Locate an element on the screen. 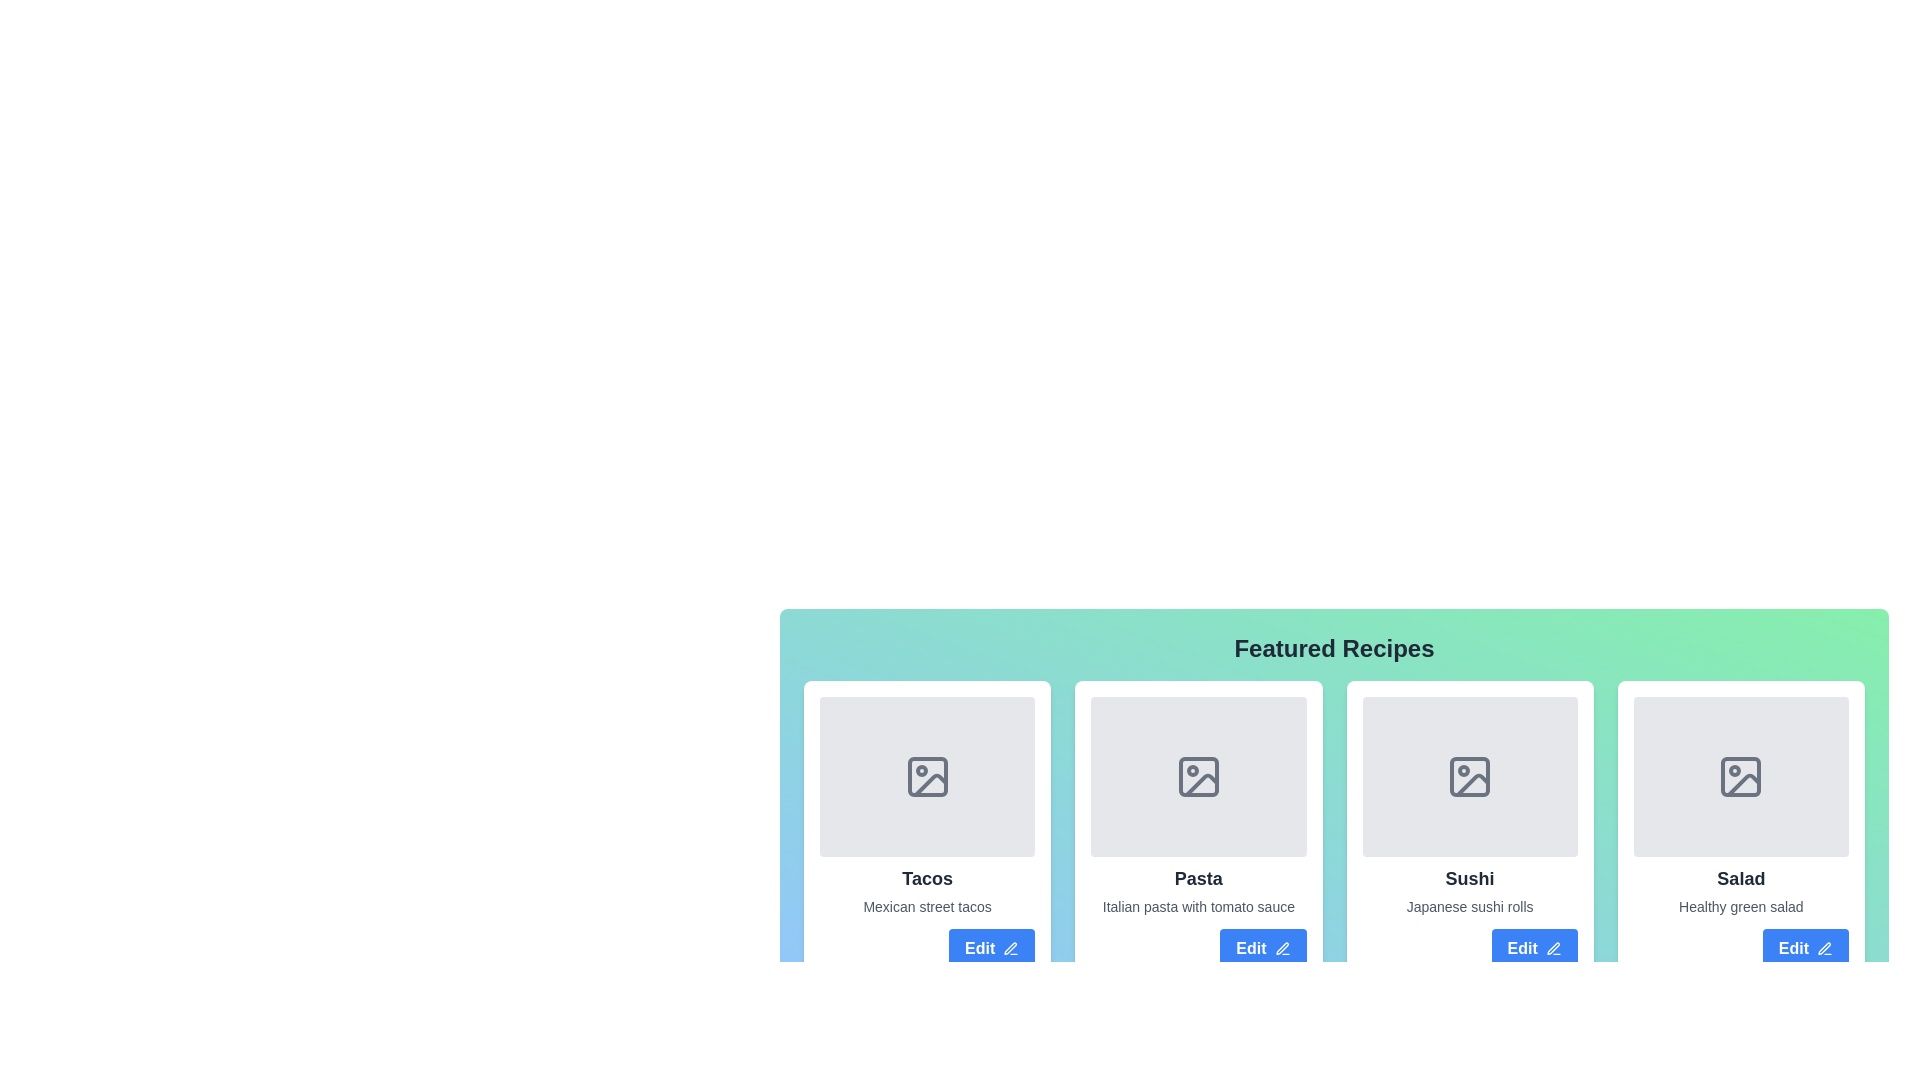 This screenshot has height=1080, width=1920. the image placeholder element at the top part of the 'Tacos' card, which features a light gray background with rounded corners and an image gallery icon in medium gray tones is located at coordinates (926, 775).